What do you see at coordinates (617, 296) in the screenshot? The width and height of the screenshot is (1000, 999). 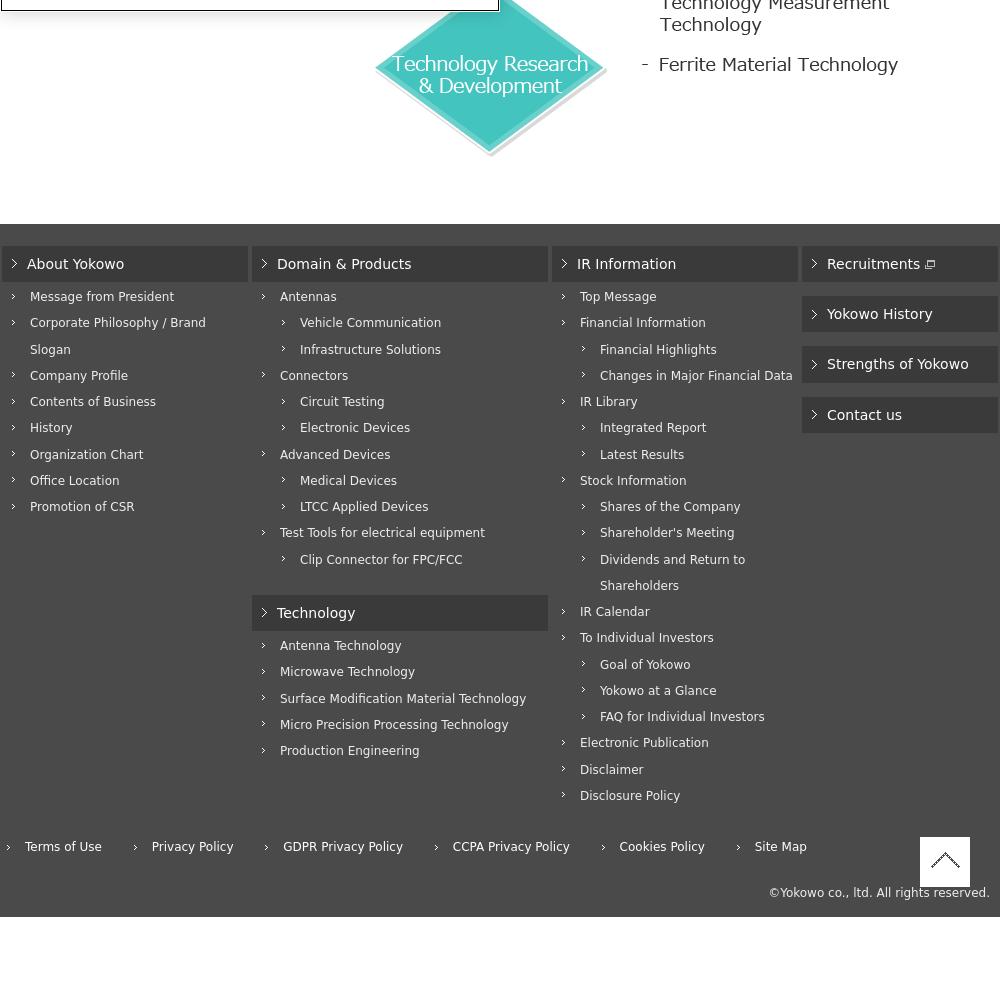 I see `'Top Message'` at bounding box center [617, 296].